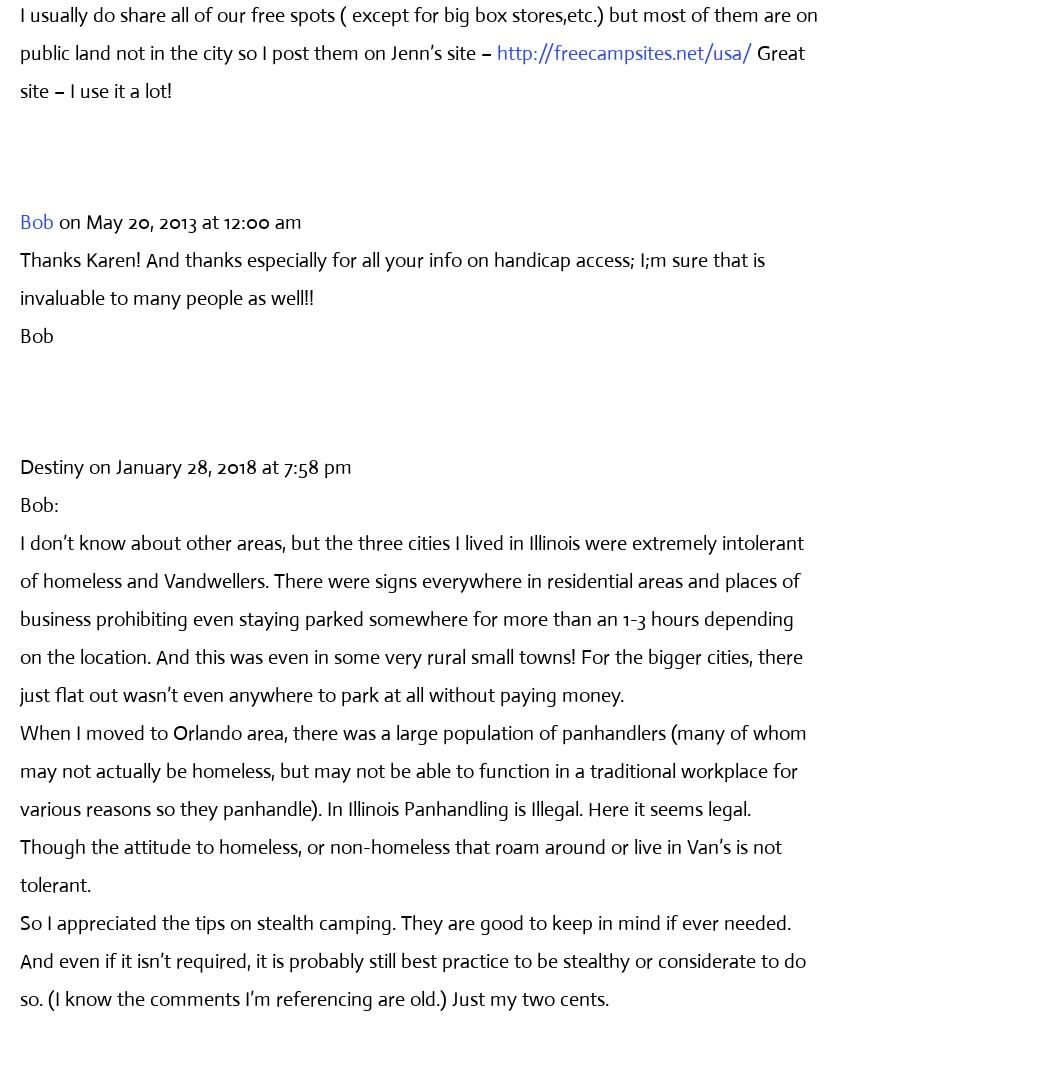 This screenshot has width=1050, height=1074. Describe the element at coordinates (50, 465) in the screenshot. I see `'Destiny'` at that location.